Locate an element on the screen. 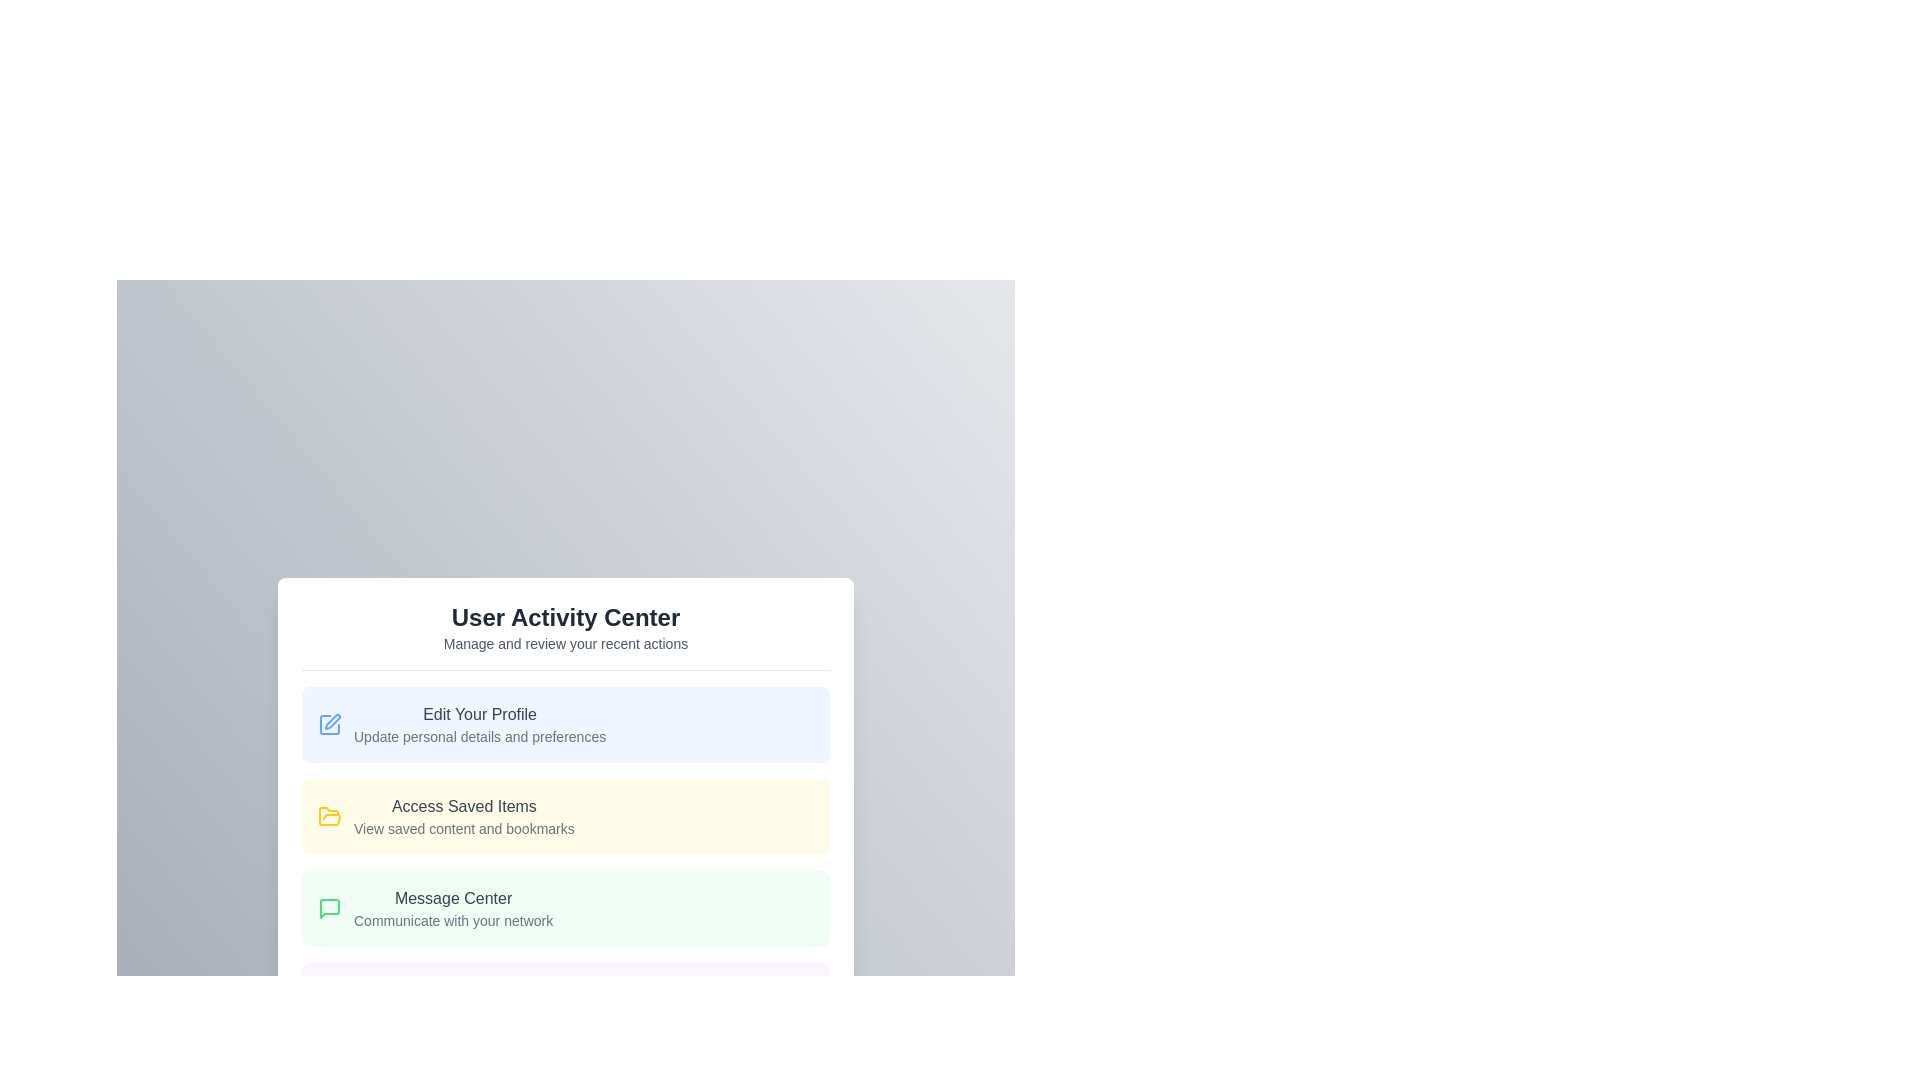 This screenshot has width=1920, height=1080. on the text label that describes access is located at coordinates (463, 816).